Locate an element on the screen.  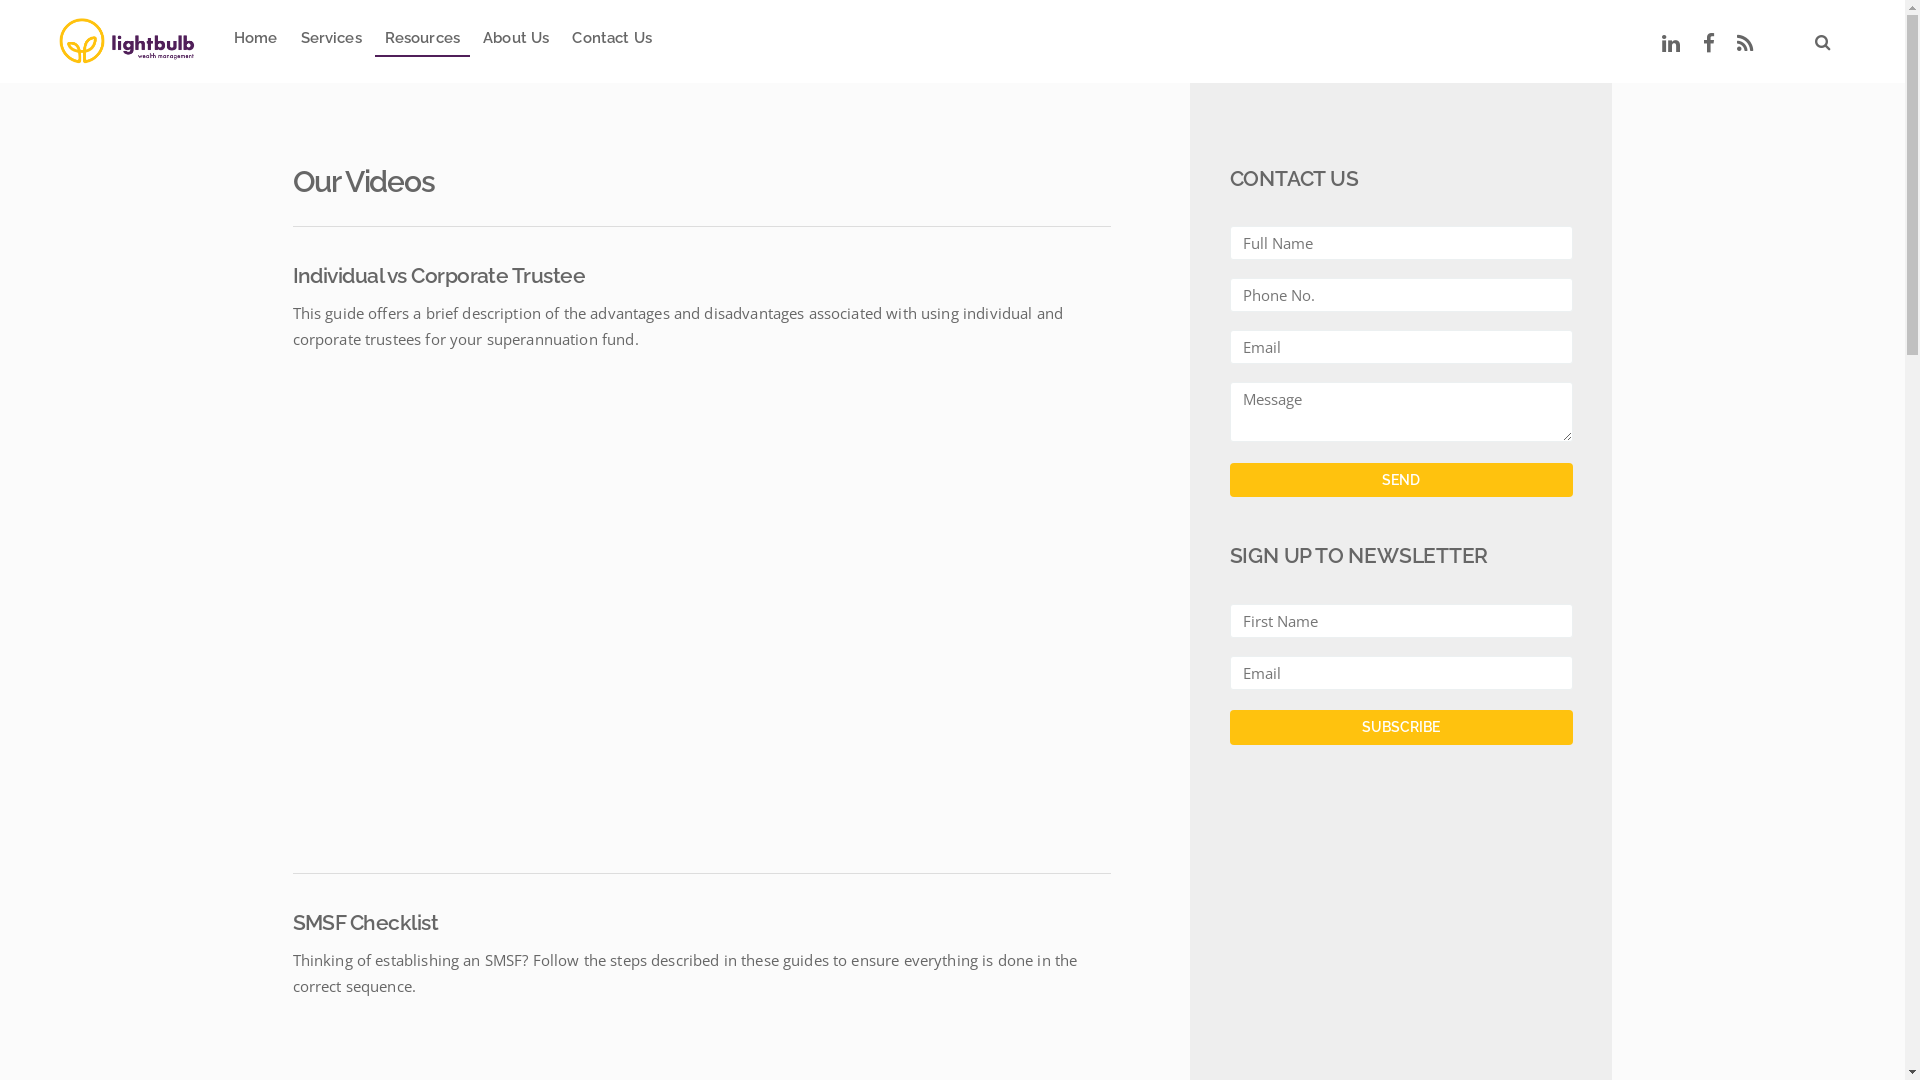
'Contact Us' is located at coordinates (610, 41).